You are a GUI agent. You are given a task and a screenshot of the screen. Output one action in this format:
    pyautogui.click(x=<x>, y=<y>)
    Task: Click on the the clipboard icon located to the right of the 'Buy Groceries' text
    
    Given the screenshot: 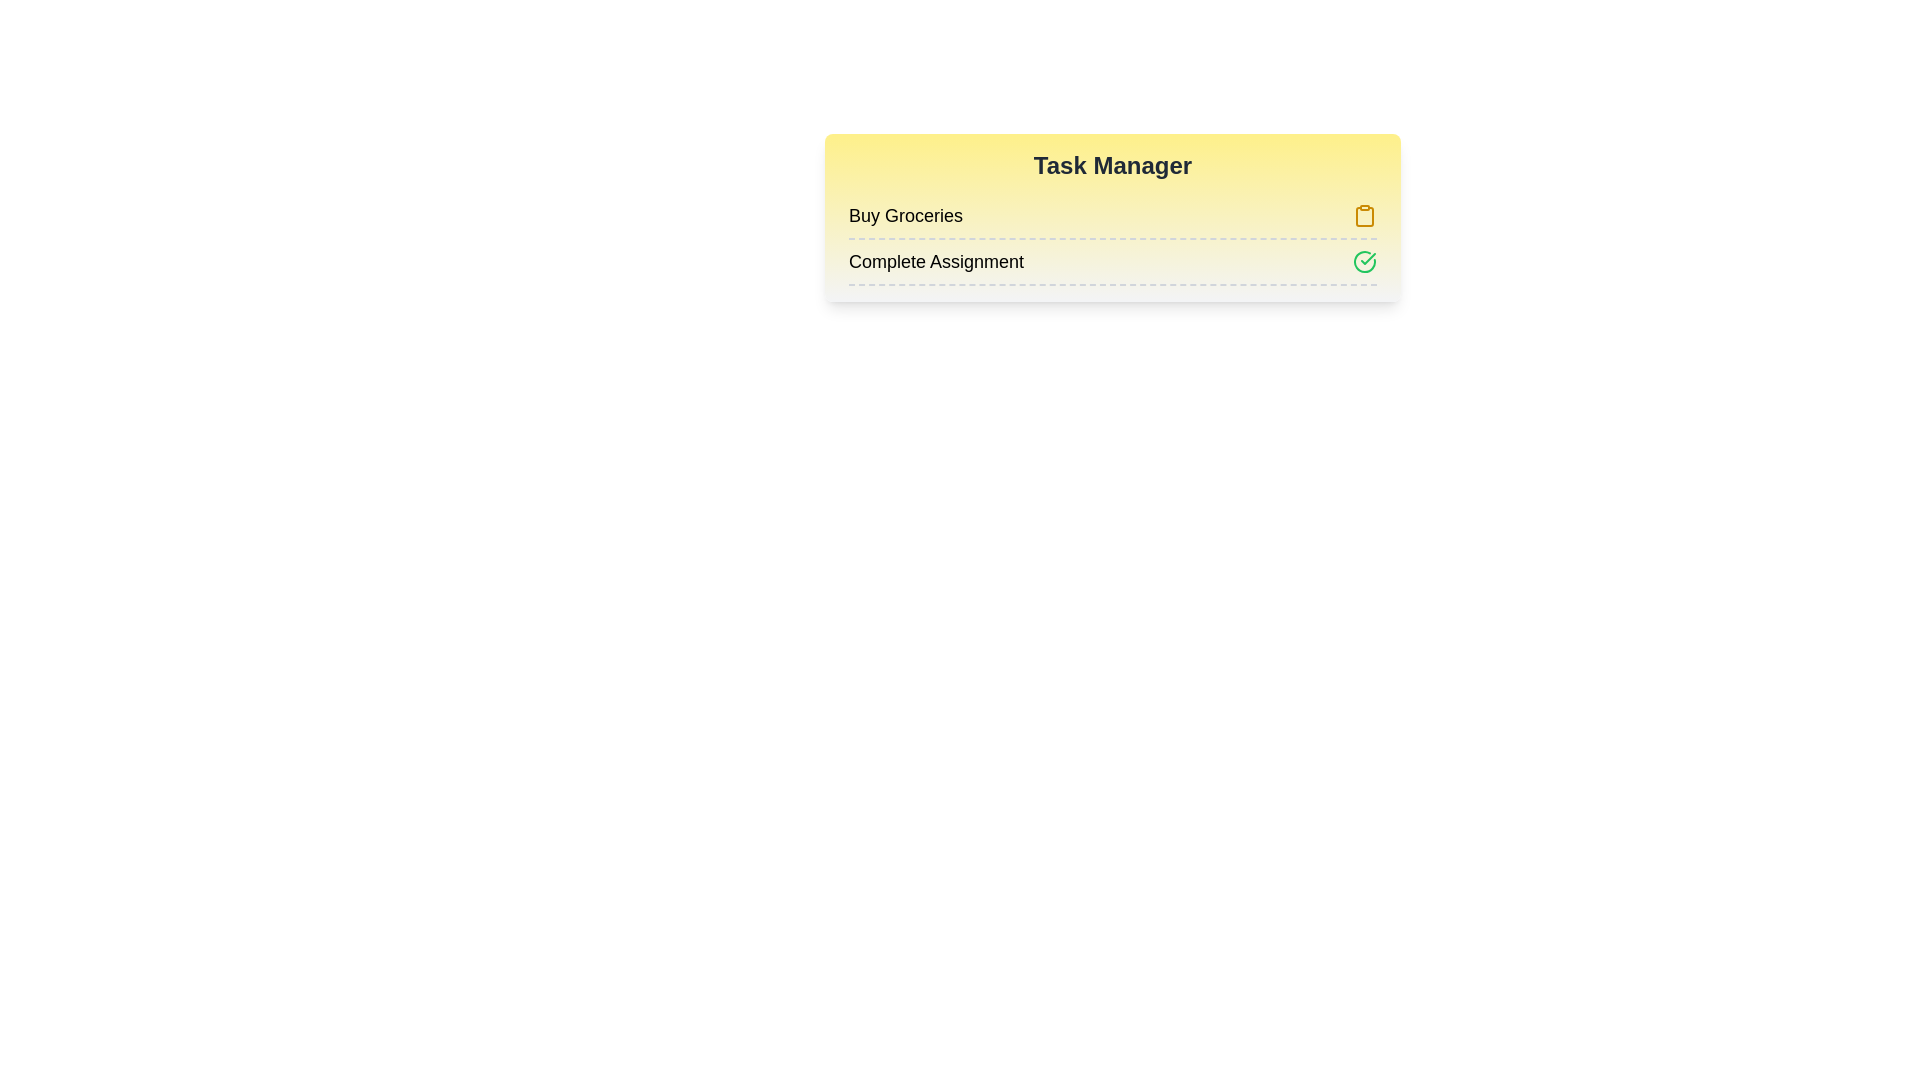 What is the action you would take?
    pyautogui.click(x=1363, y=216)
    